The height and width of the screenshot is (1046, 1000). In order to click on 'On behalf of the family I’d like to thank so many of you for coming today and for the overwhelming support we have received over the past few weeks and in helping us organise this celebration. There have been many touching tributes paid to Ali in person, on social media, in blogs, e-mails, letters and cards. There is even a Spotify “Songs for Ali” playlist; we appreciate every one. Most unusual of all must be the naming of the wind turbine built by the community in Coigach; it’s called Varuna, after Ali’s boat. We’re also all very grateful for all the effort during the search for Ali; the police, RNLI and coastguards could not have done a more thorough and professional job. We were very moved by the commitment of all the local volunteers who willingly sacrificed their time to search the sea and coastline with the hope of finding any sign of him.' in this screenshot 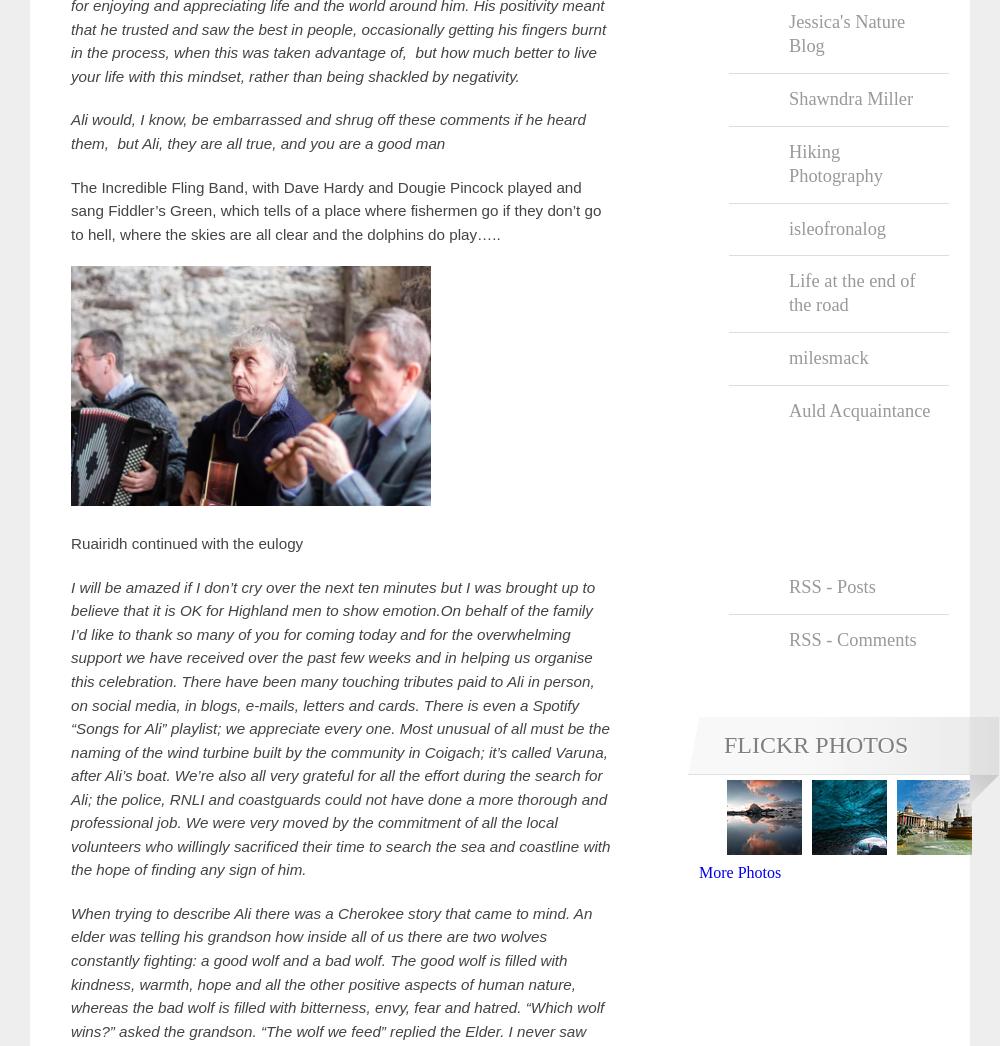, I will do `click(339, 739)`.